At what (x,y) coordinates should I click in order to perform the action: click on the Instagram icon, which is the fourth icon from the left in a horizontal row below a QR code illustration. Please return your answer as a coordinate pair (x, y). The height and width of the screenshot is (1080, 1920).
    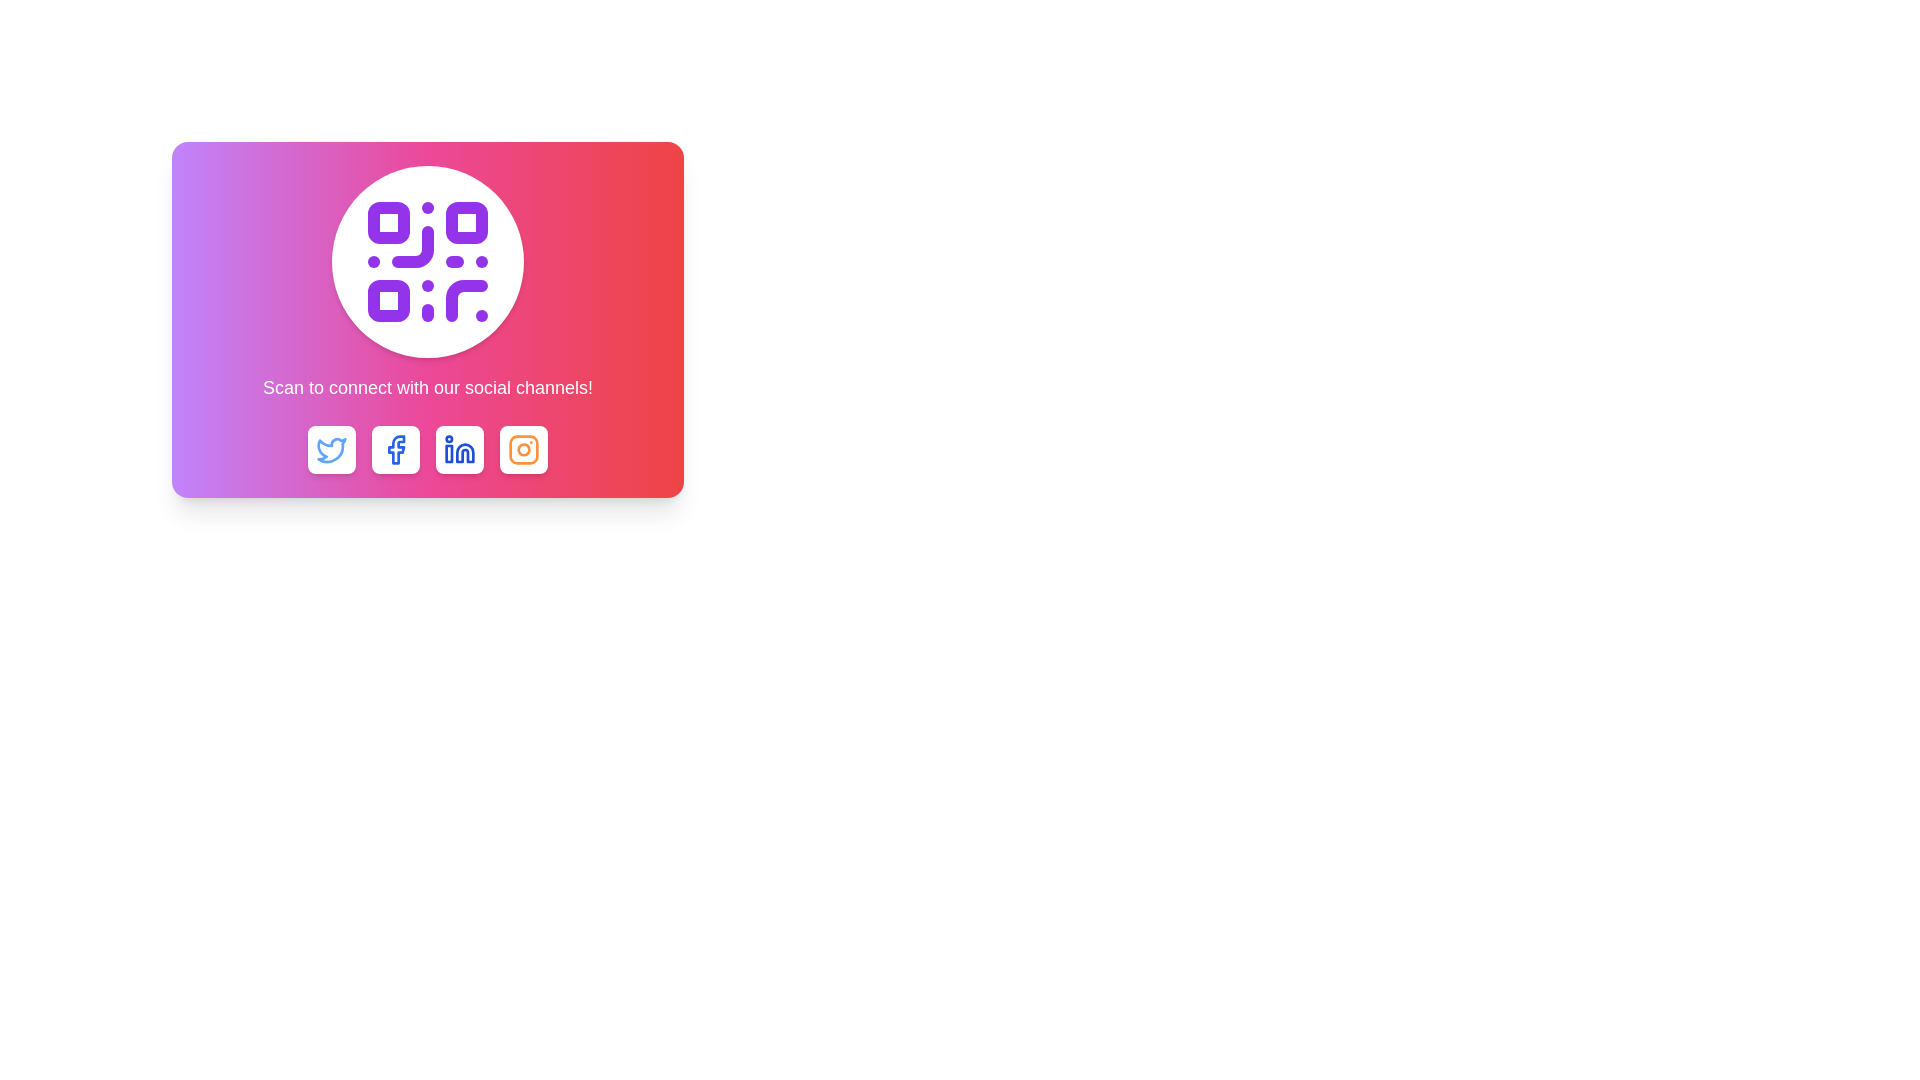
    Looking at the image, I should click on (523, 450).